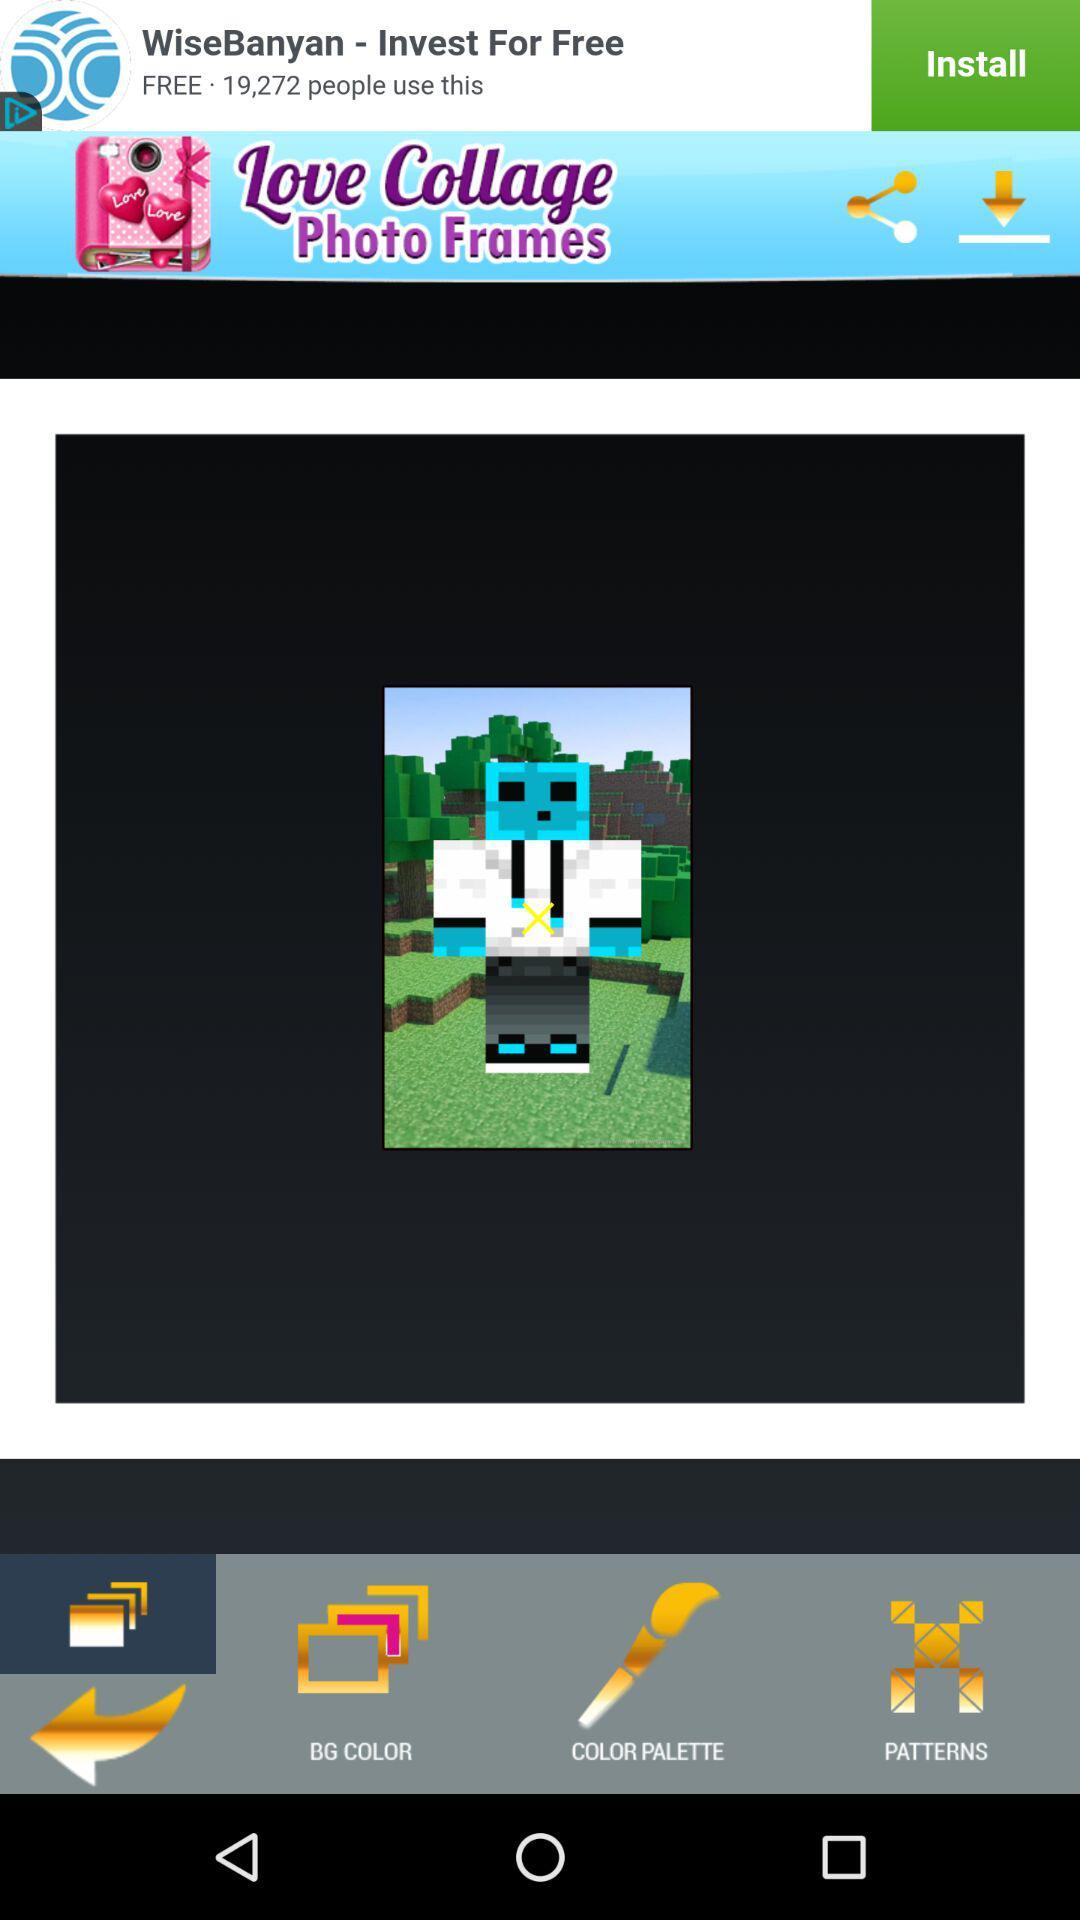  Describe the element at coordinates (108, 1726) in the screenshot. I see `the delete icon` at that location.